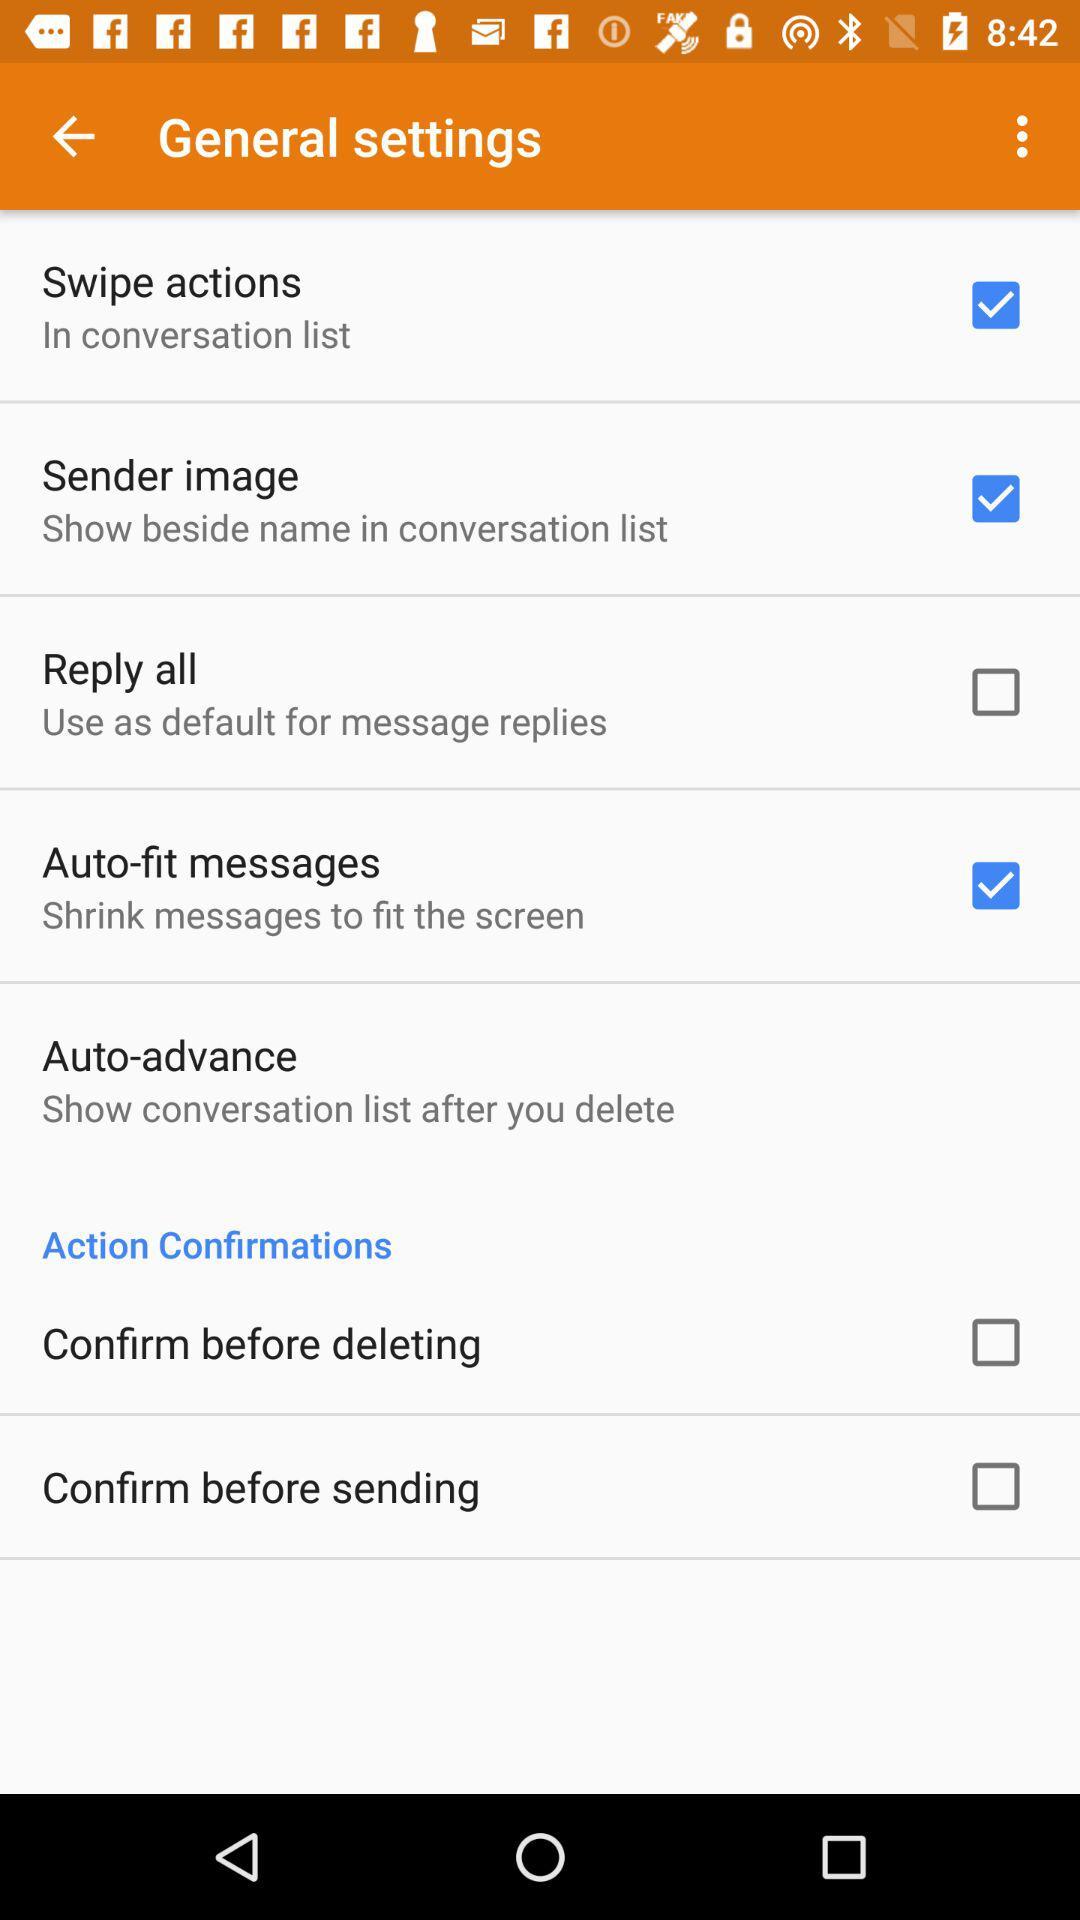 This screenshot has width=1080, height=1920. What do you see at coordinates (540, 1222) in the screenshot?
I see `app at the center` at bounding box center [540, 1222].